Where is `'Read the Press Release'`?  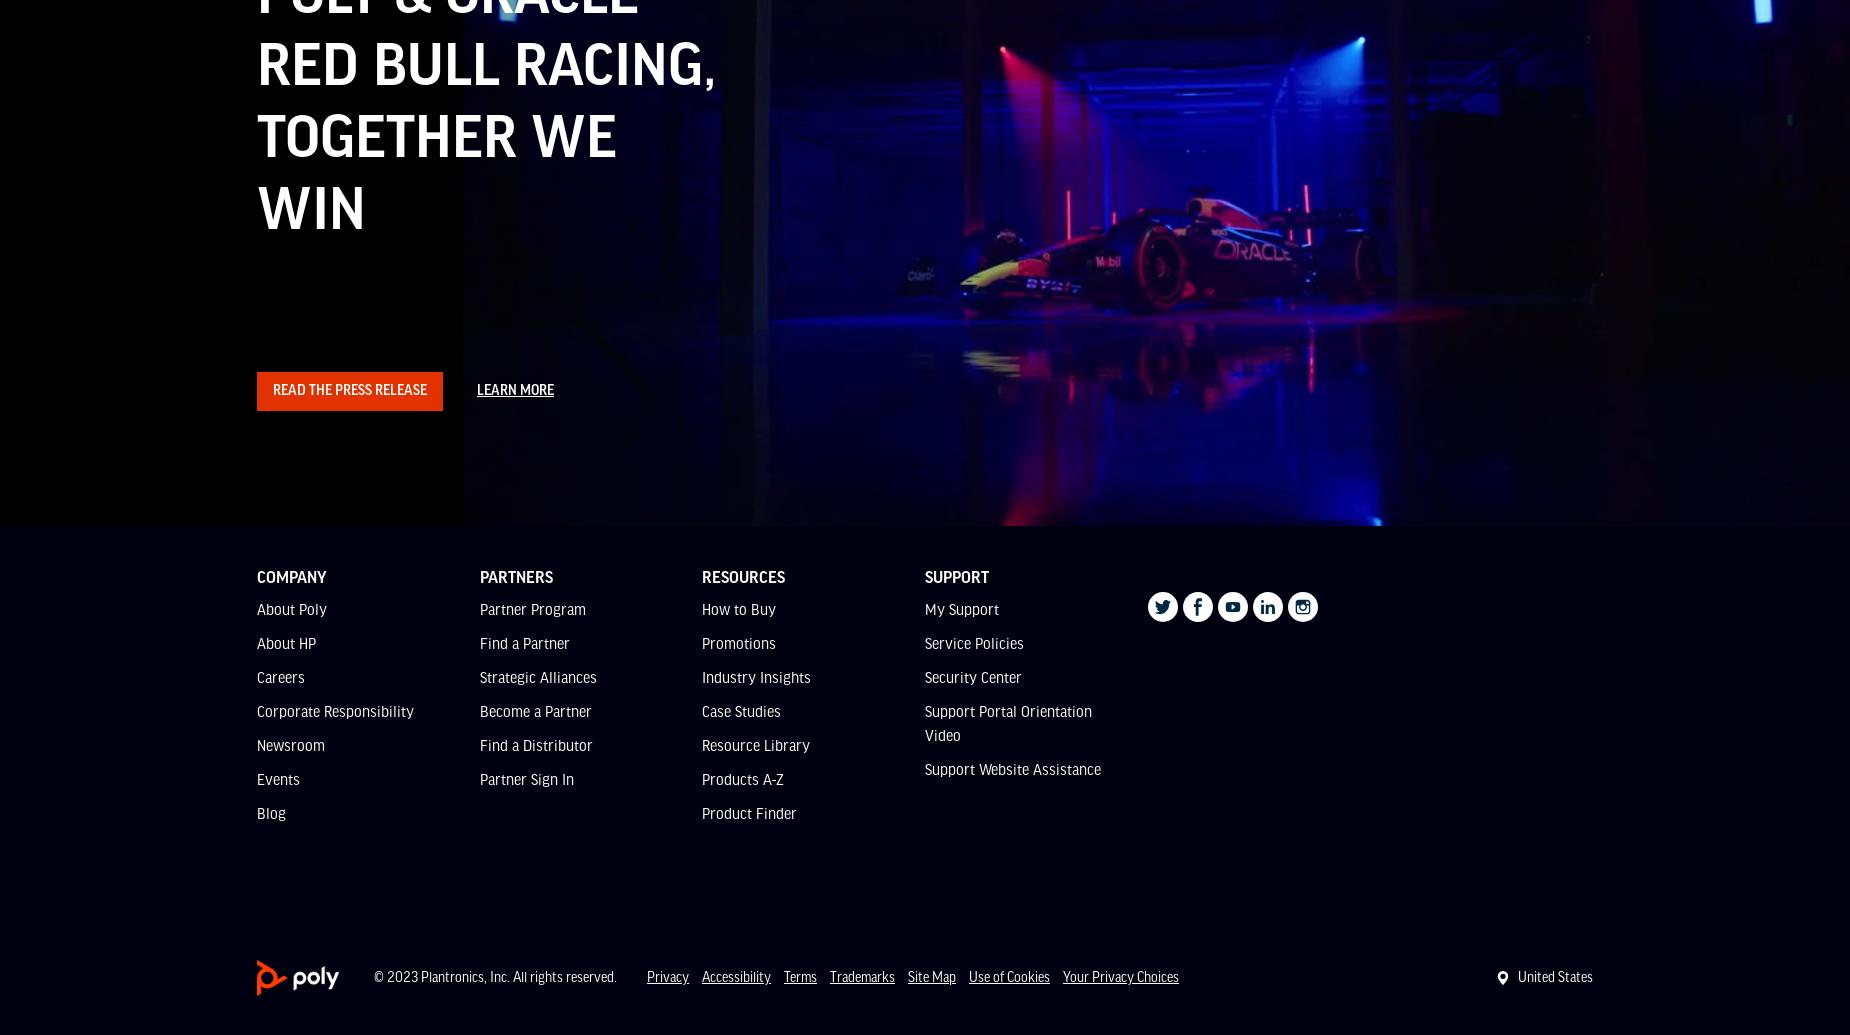 'Read the Press Release' is located at coordinates (349, 389).